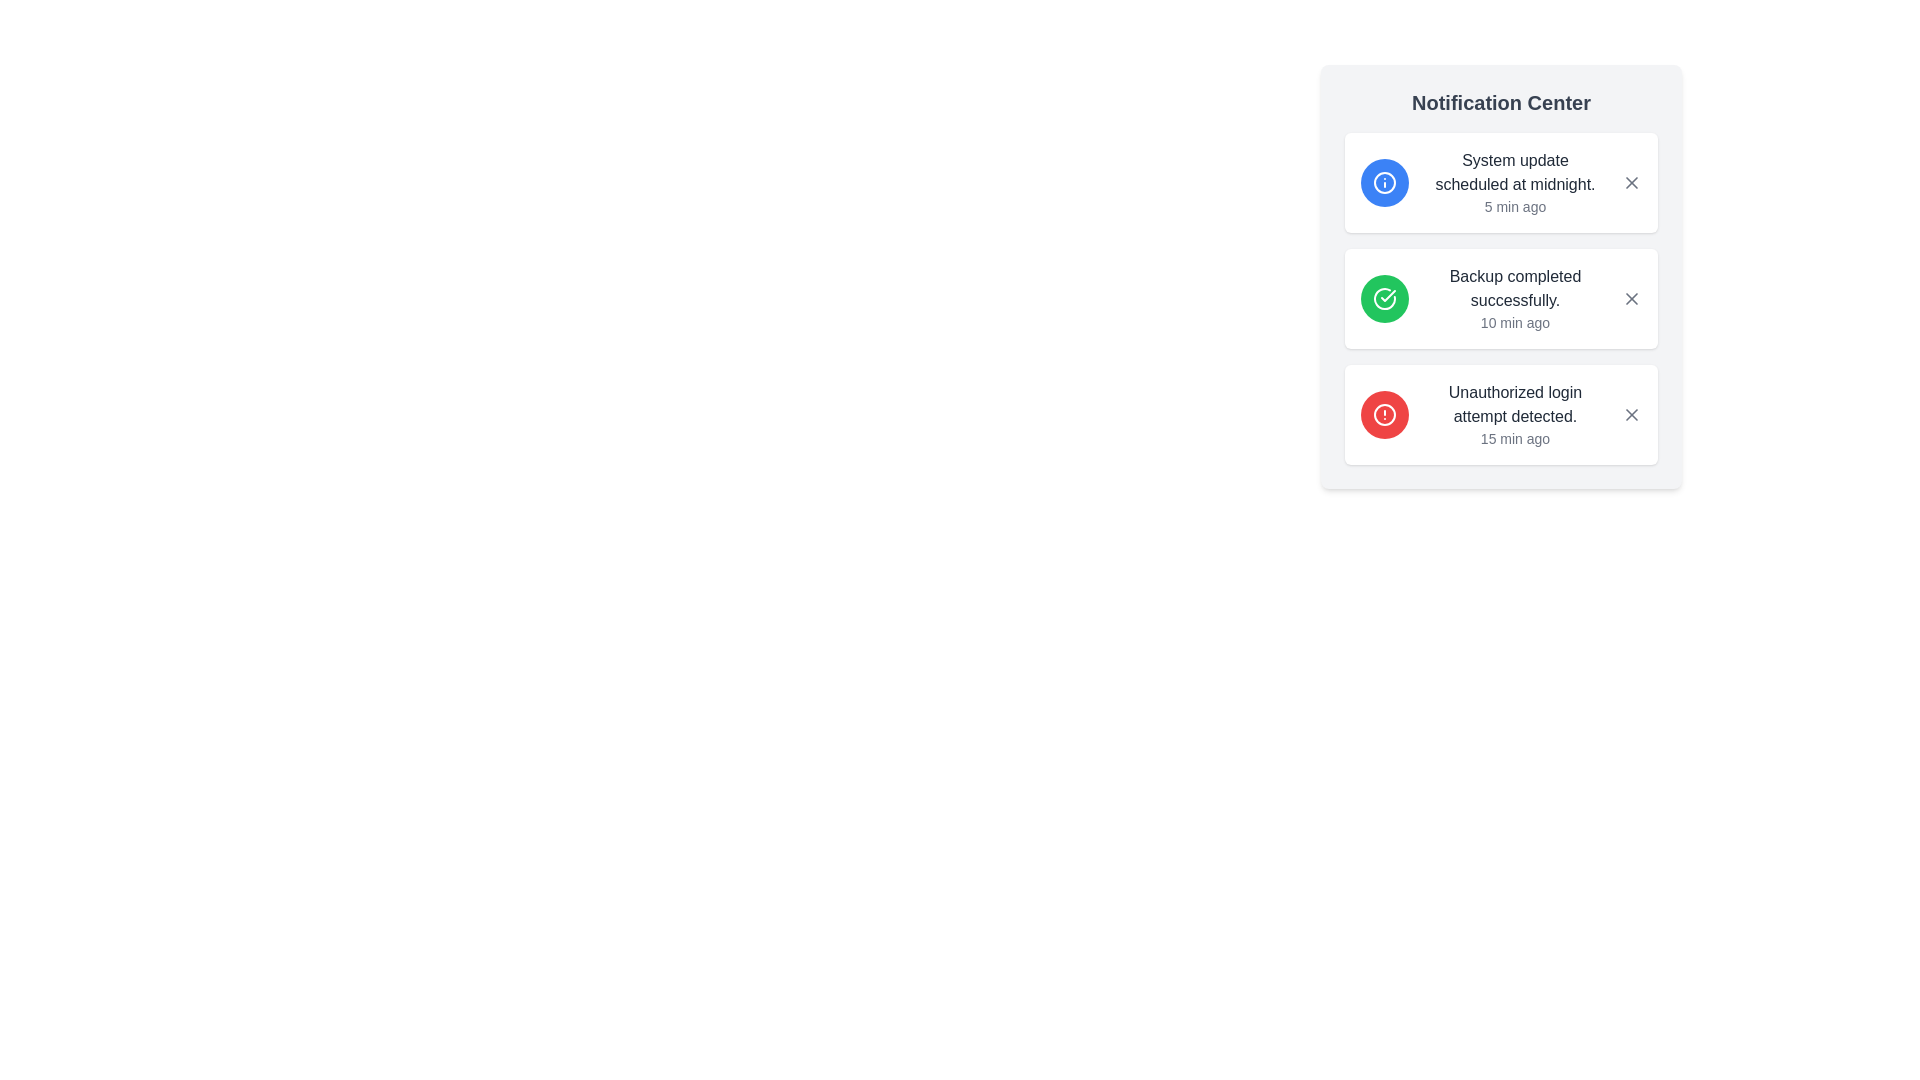 The image size is (1920, 1080). I want to click on the dismiss icon button for the notification 'Unauthorized login attempt detected. 15 min ago.' to trigger the hover effect, so click(1632, 414).